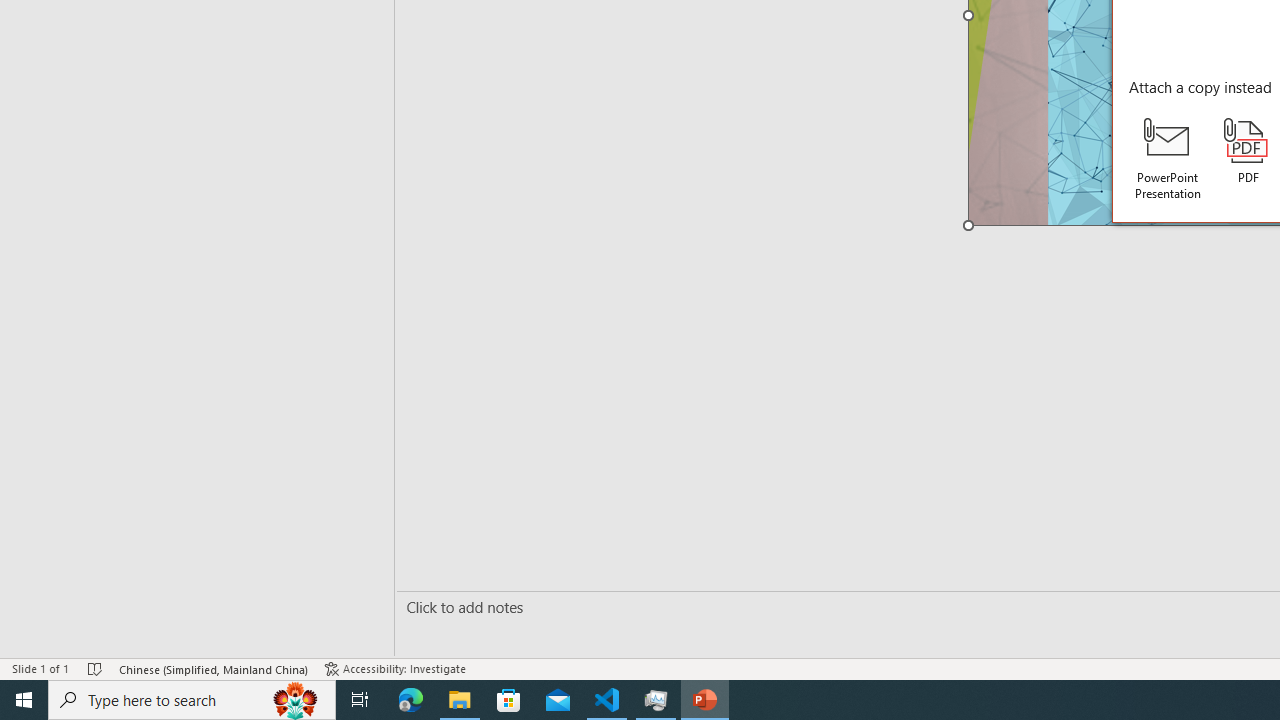 The image size is (1280, 720). I want to click on 'Microsoft Edge', so click(410, 698).